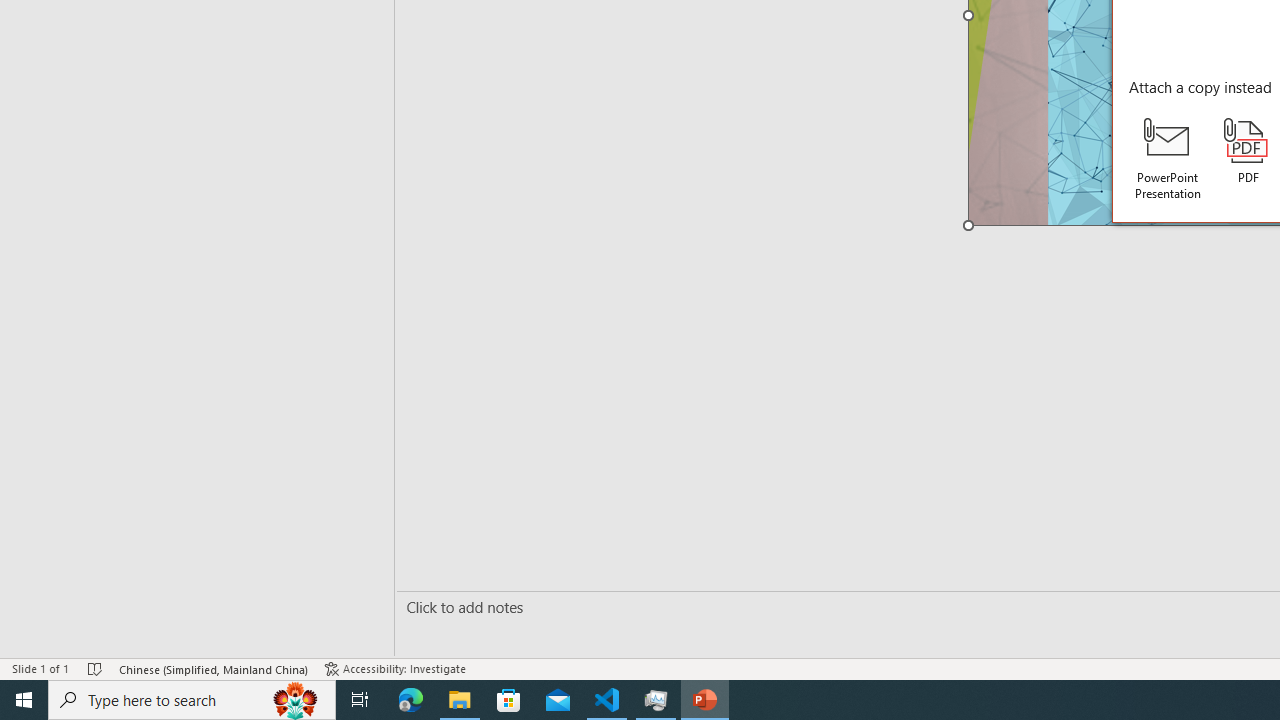 The image size is (1280, 720). I want to click on 'Microsoft Edge', so click(410, 698).